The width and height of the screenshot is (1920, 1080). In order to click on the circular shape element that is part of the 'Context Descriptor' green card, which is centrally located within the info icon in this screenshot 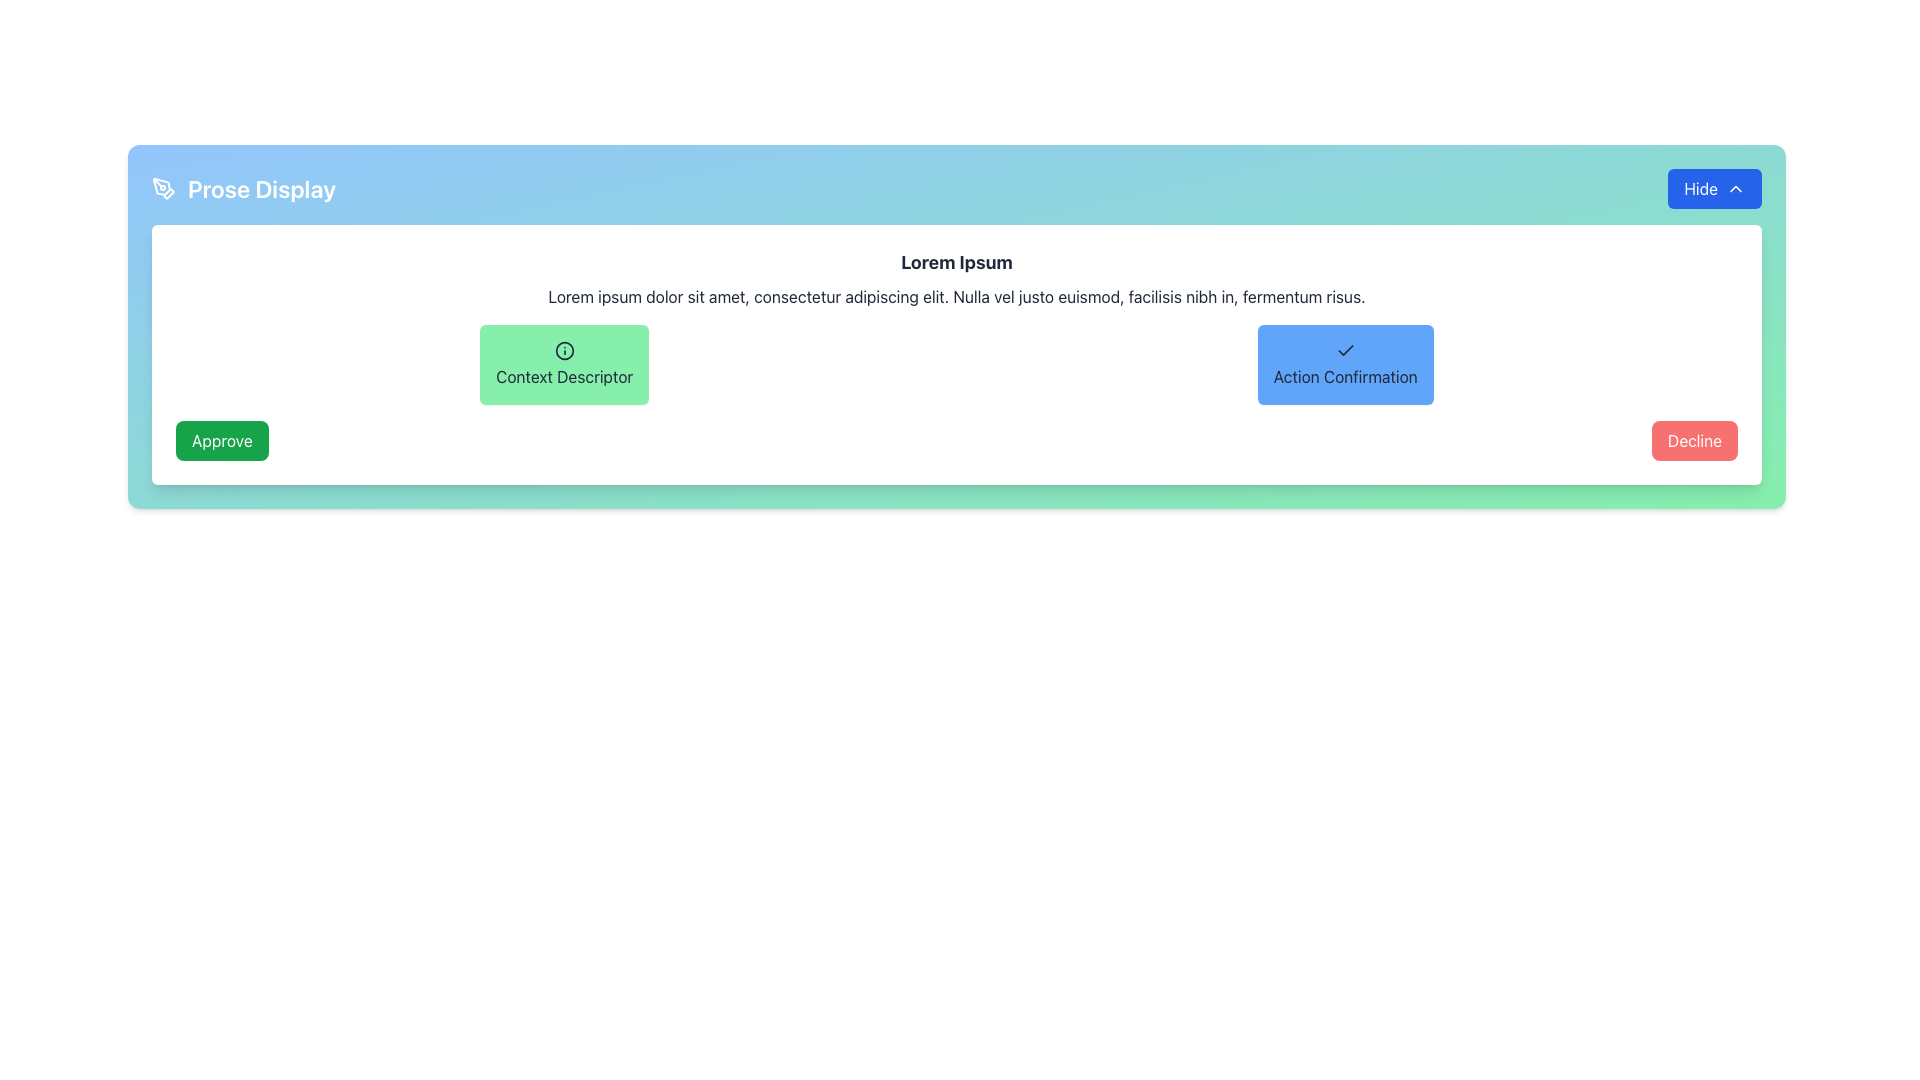, I will do `click(563, 350)`.